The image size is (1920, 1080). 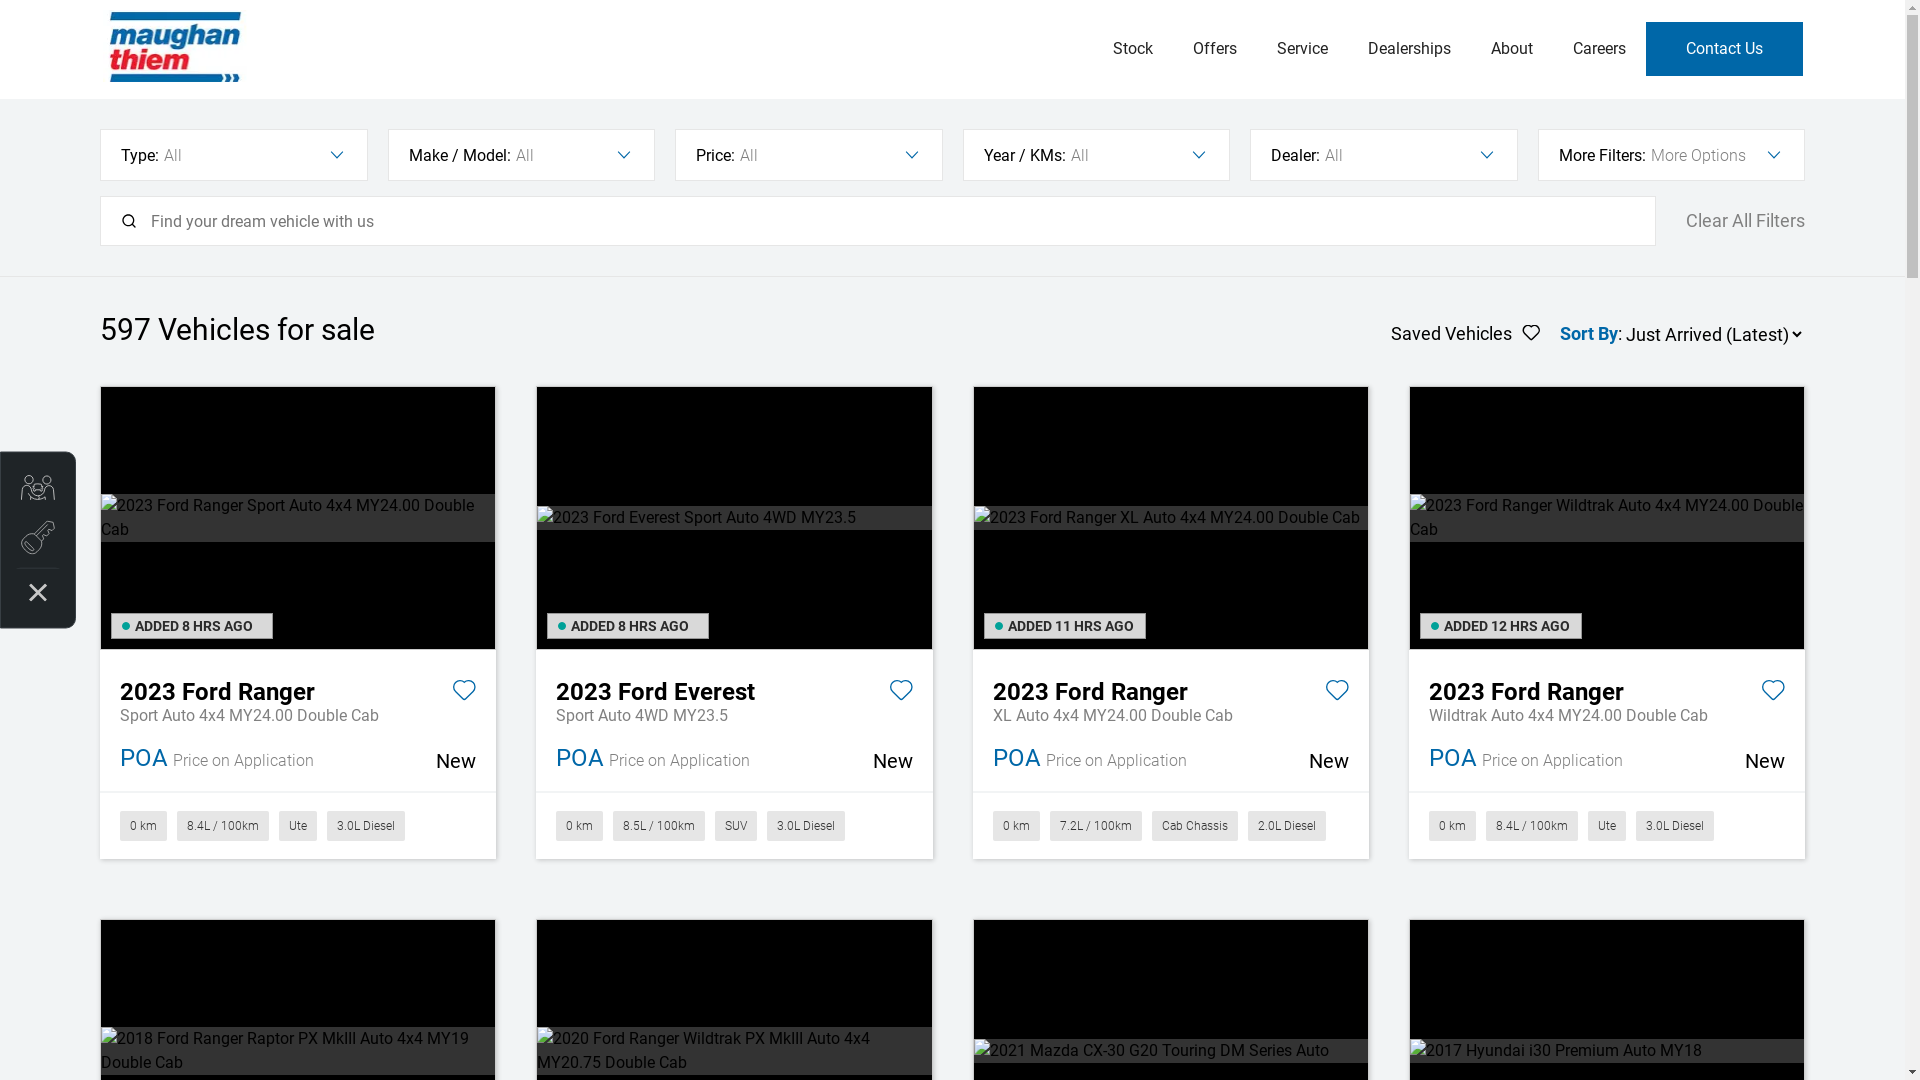 I want to click on '2023 Ford Ranger, so click(x=1170, y=688).